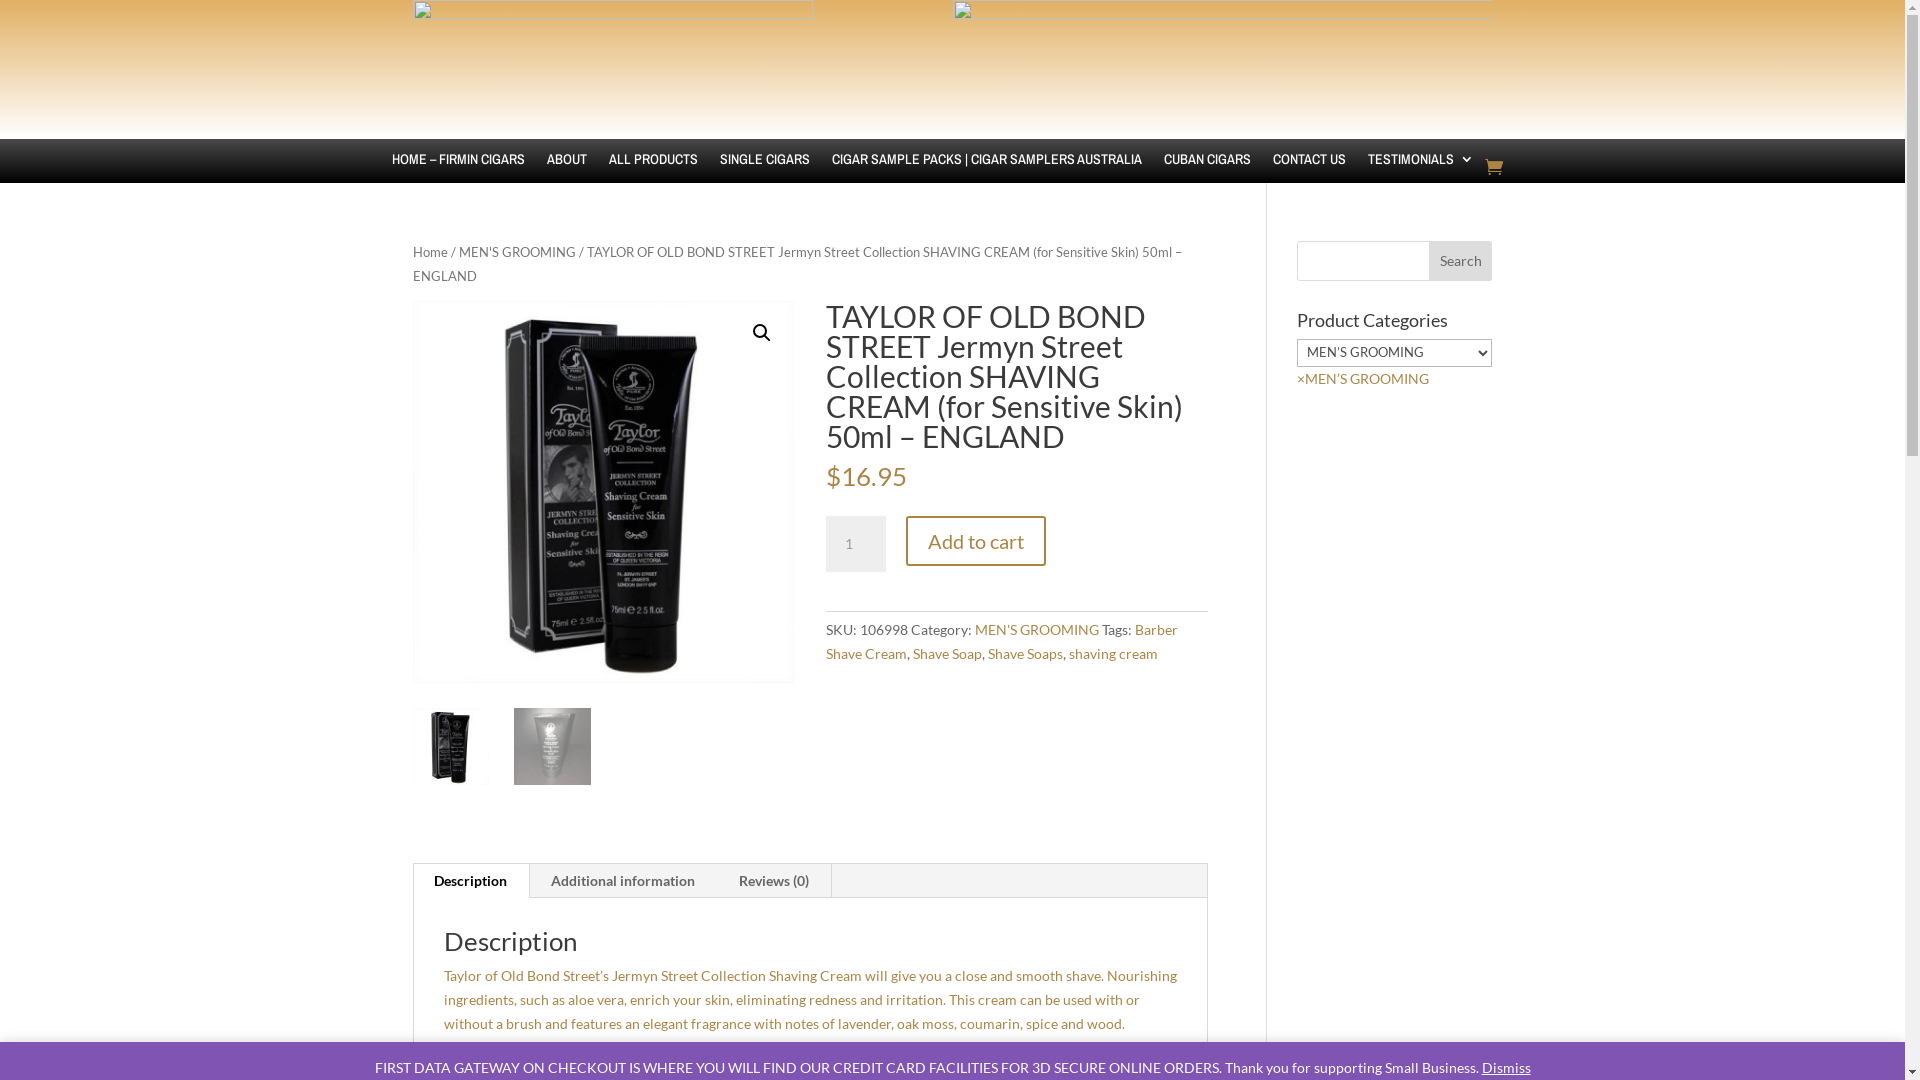  I want to click on 'Shave Soaps', so click(1025, 653).